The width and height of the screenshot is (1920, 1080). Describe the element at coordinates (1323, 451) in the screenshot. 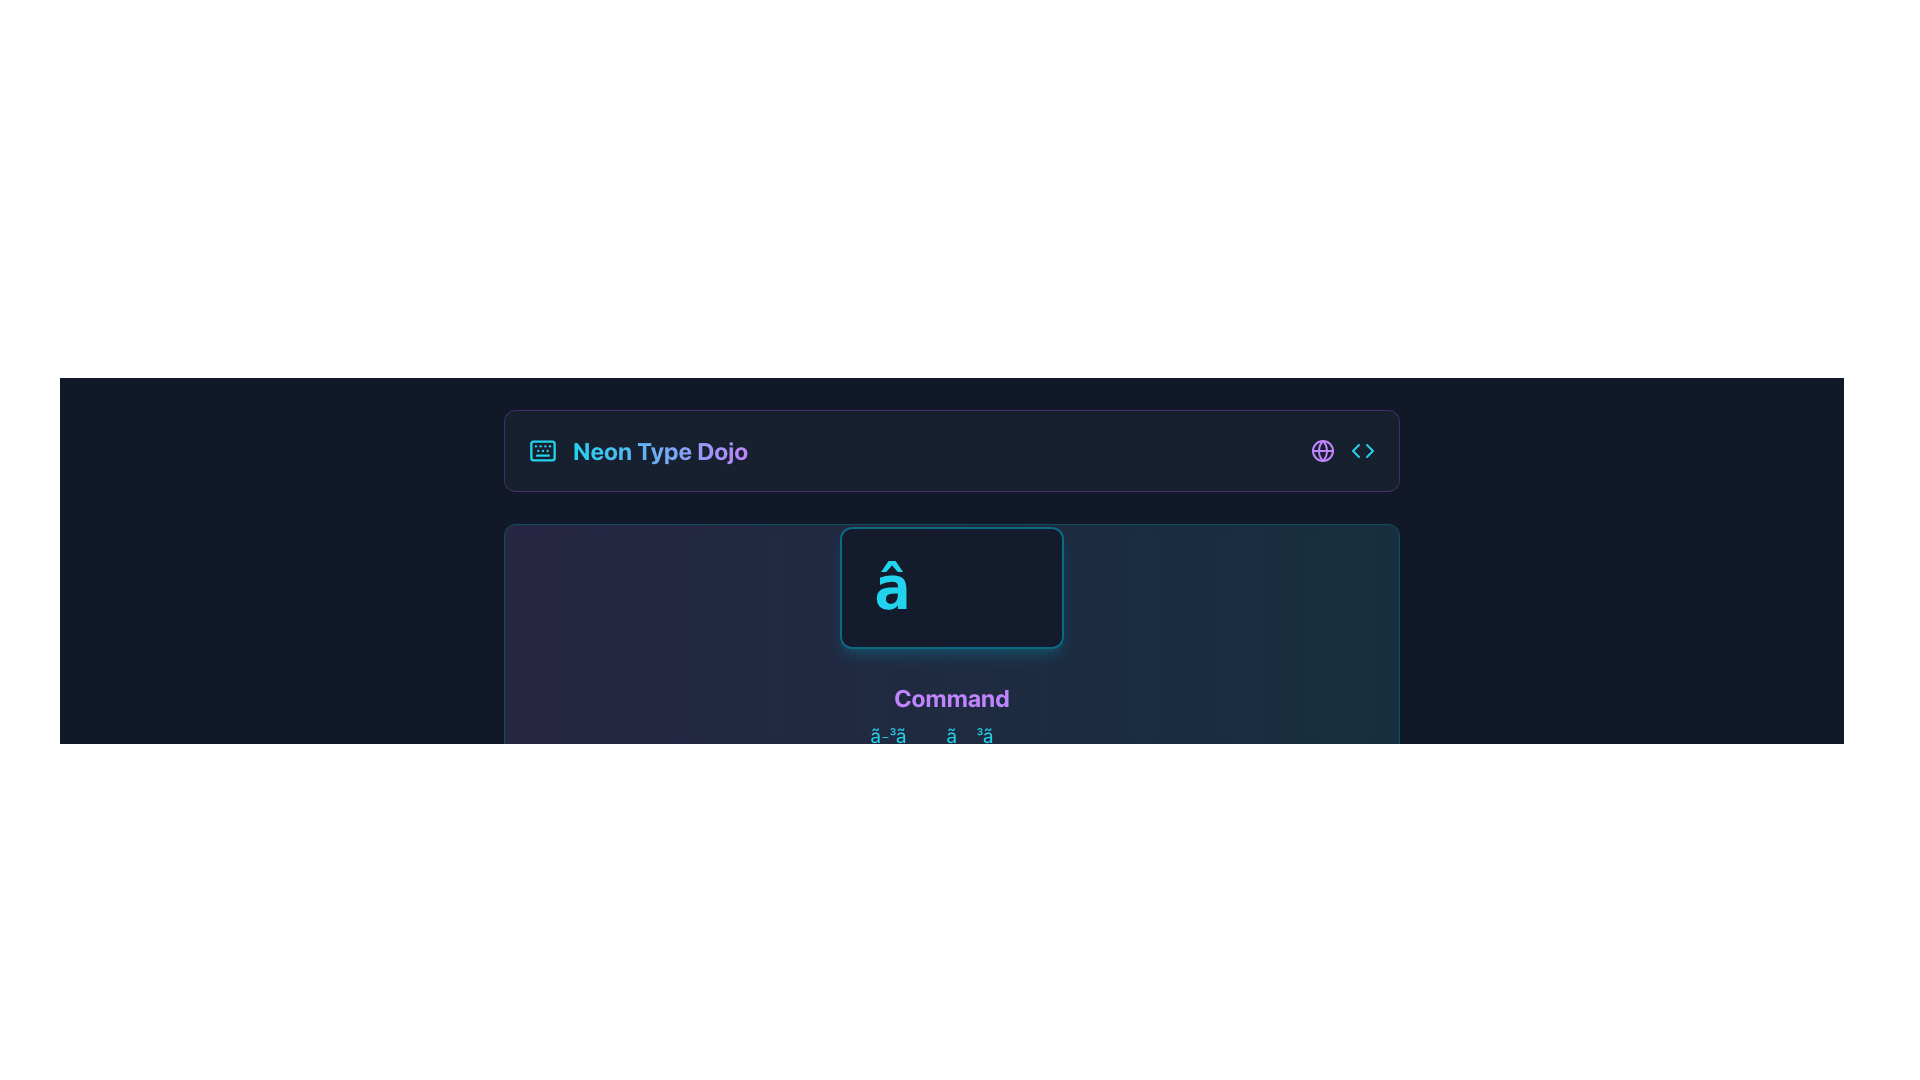

I see `the global settings icon located on the far left of the horizontal group of icons in the top-right corner of the interface` at that location.